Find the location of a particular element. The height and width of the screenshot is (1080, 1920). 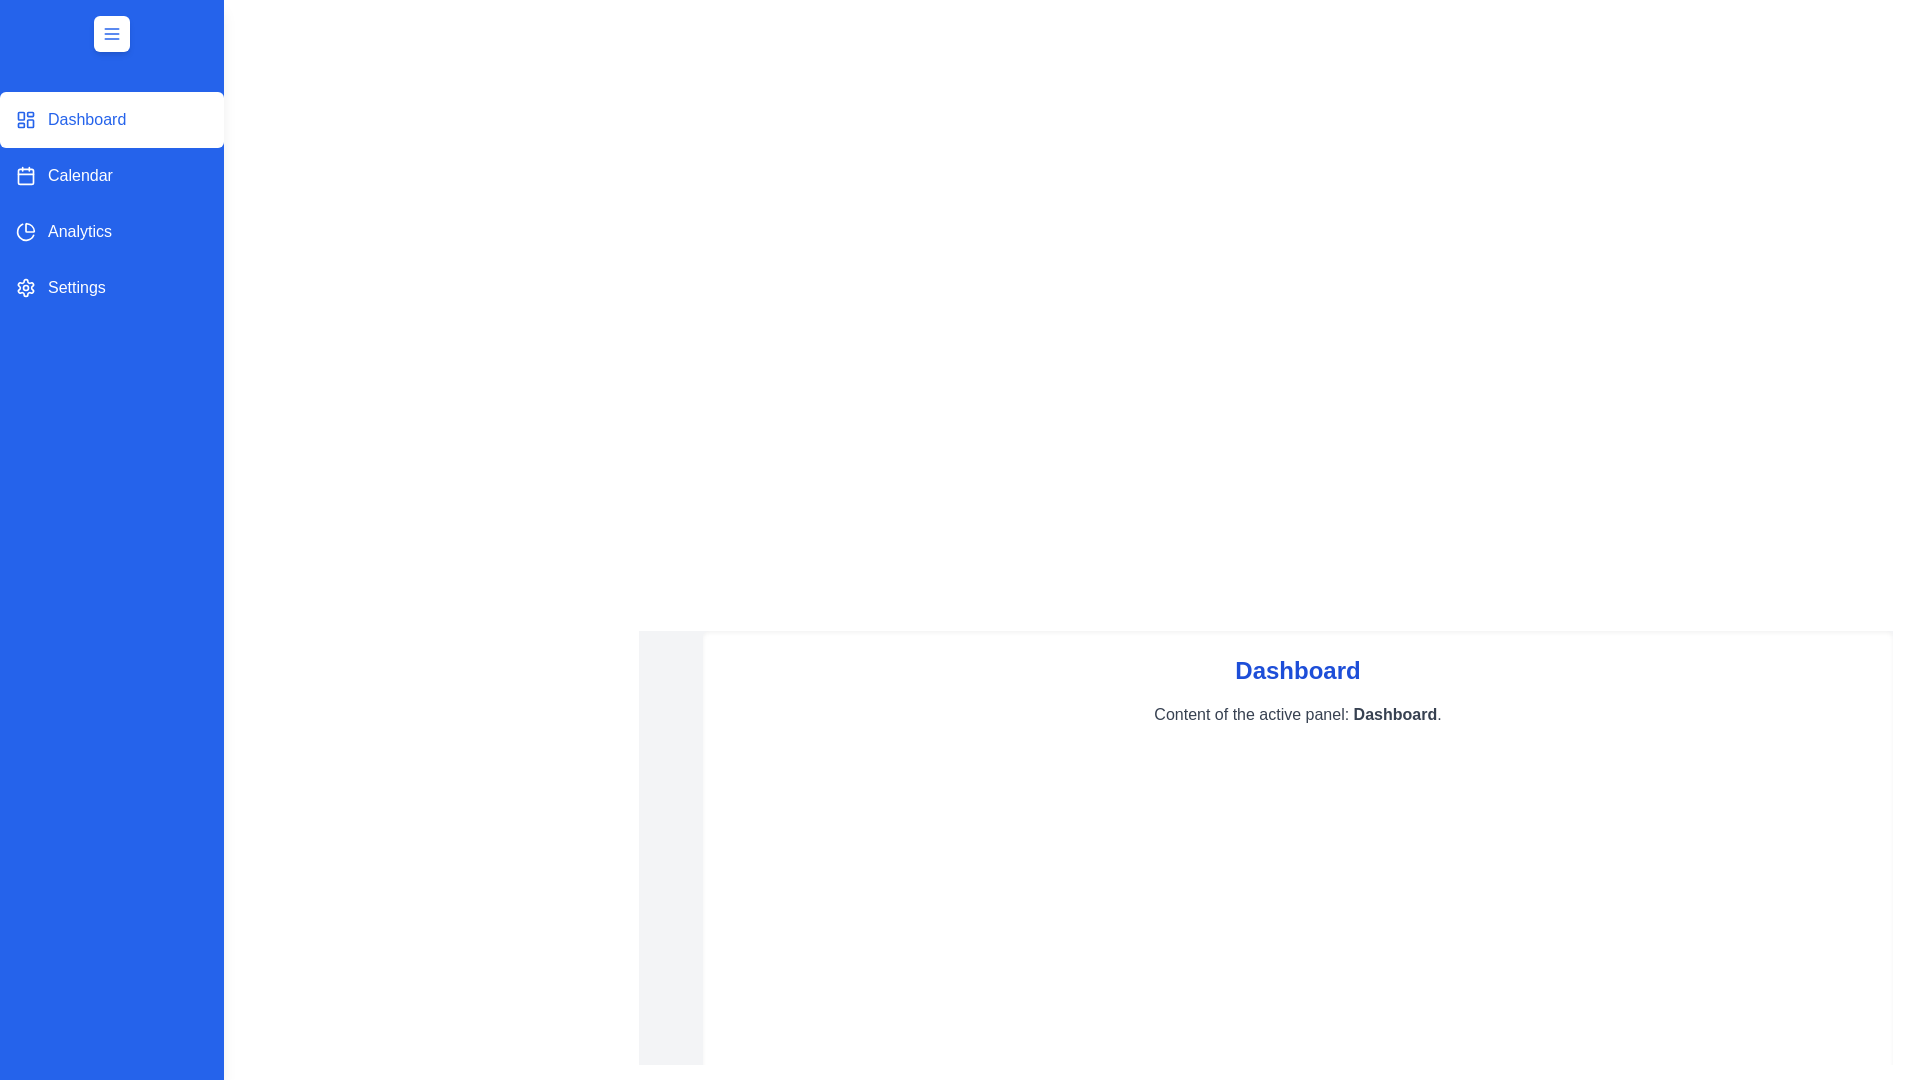

the panel labeled Dashboard in the sidebar is located at coordinates (110, 119).